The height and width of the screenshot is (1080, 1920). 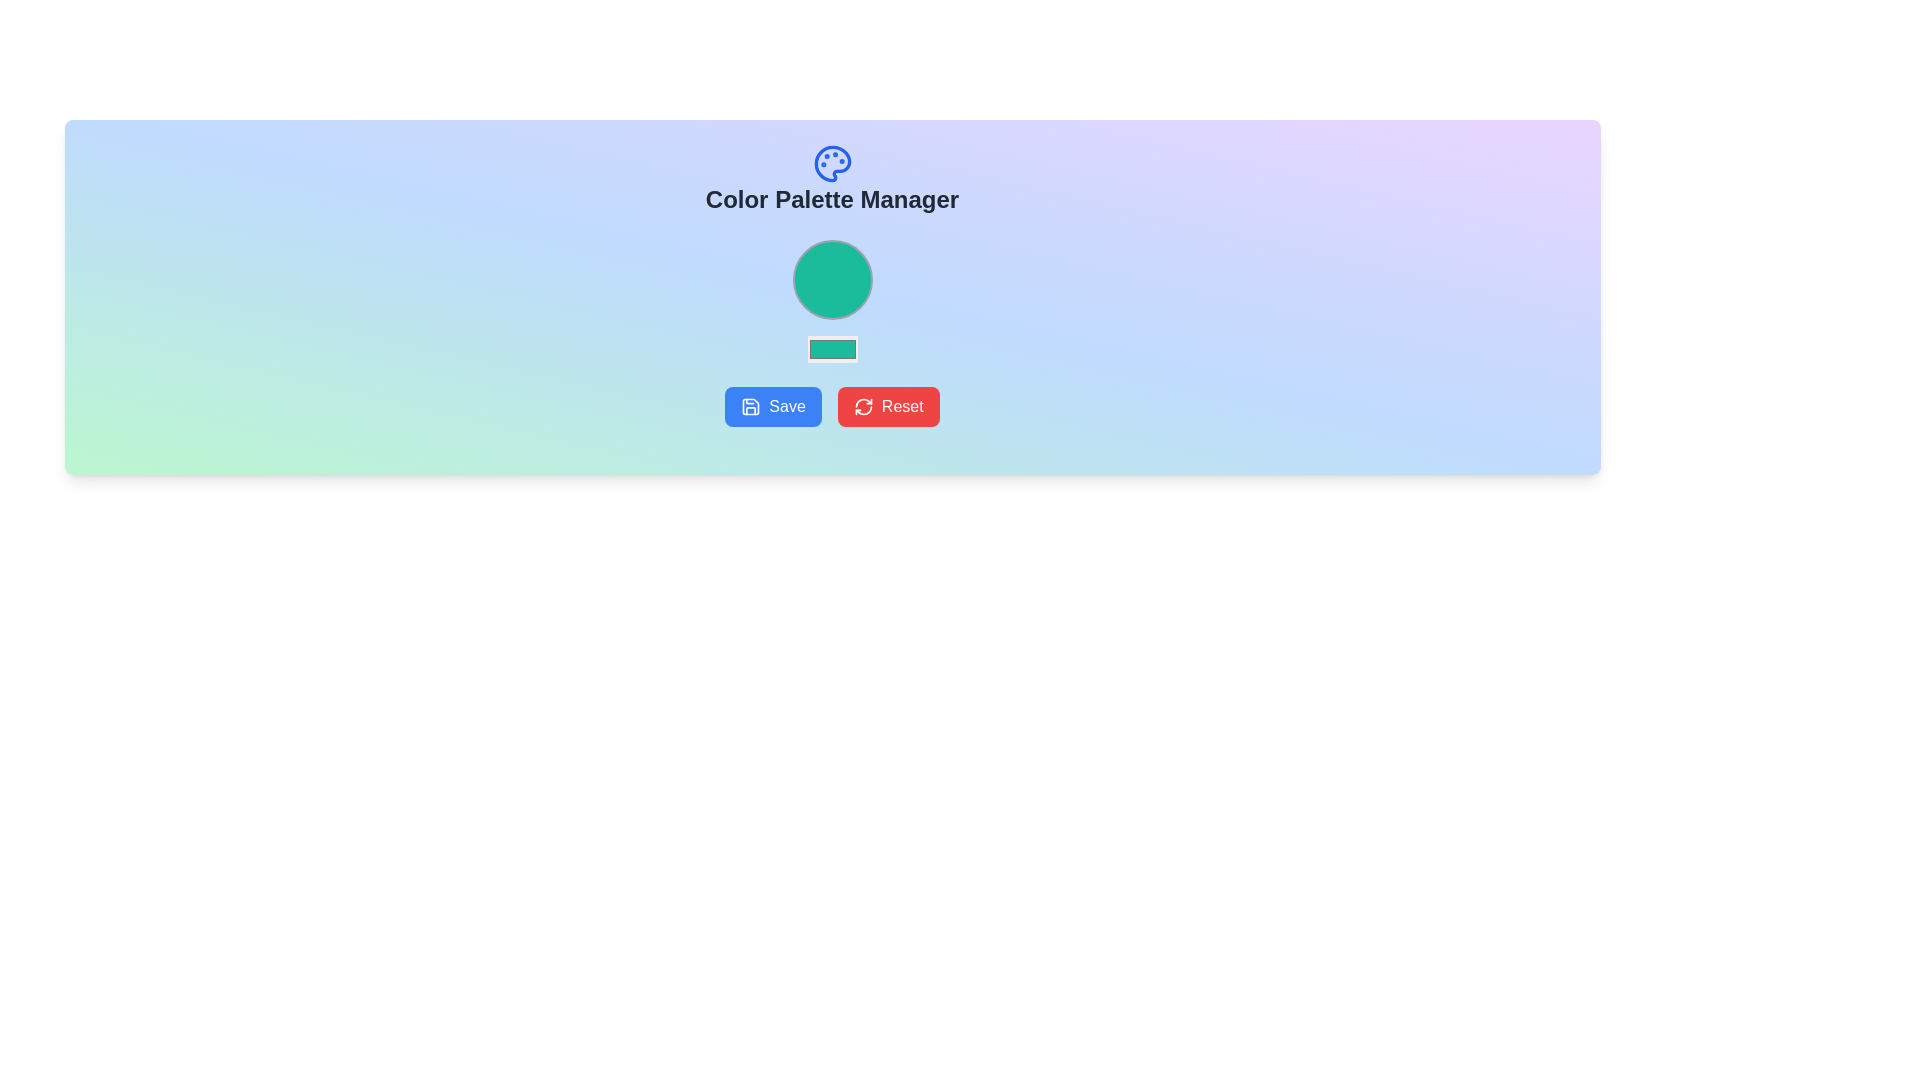 I want to click on the Header element introducing the 'Color Palette Manager' functionality by moving the cursor to its center point, so click(x=832, y=180).